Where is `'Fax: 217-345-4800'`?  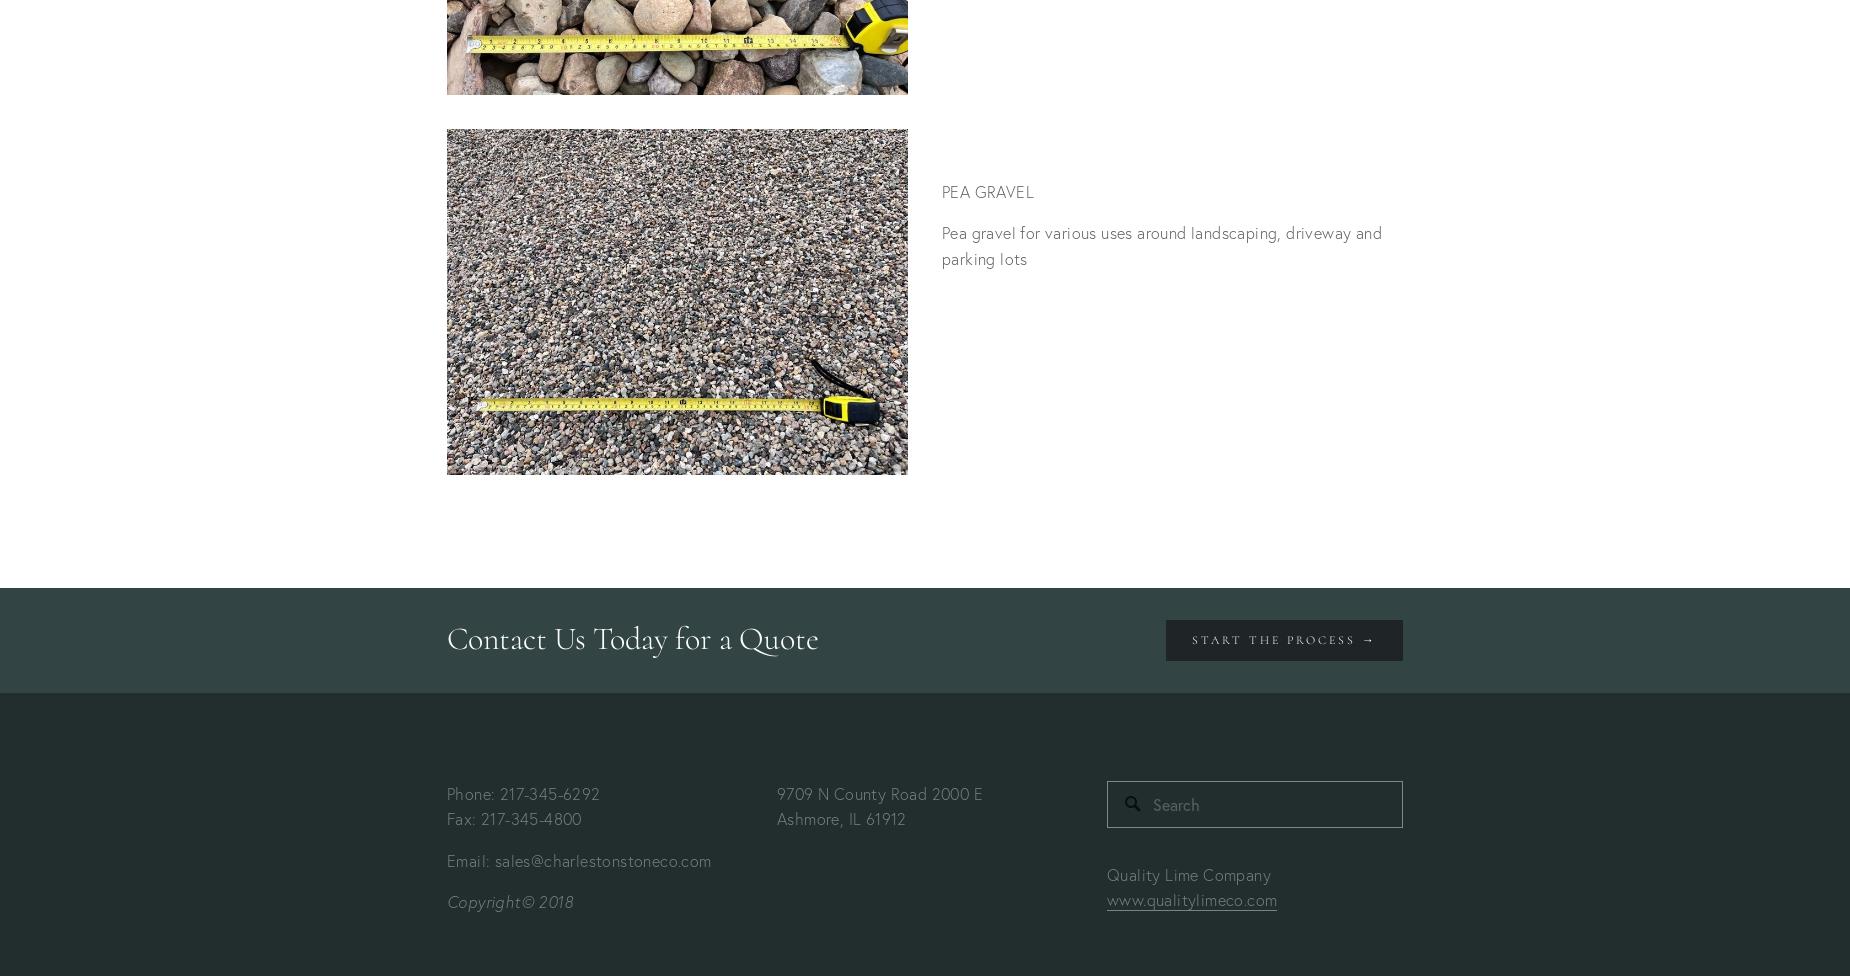
'Fax: 217-345-4800' is located at coordinates (513, 818).